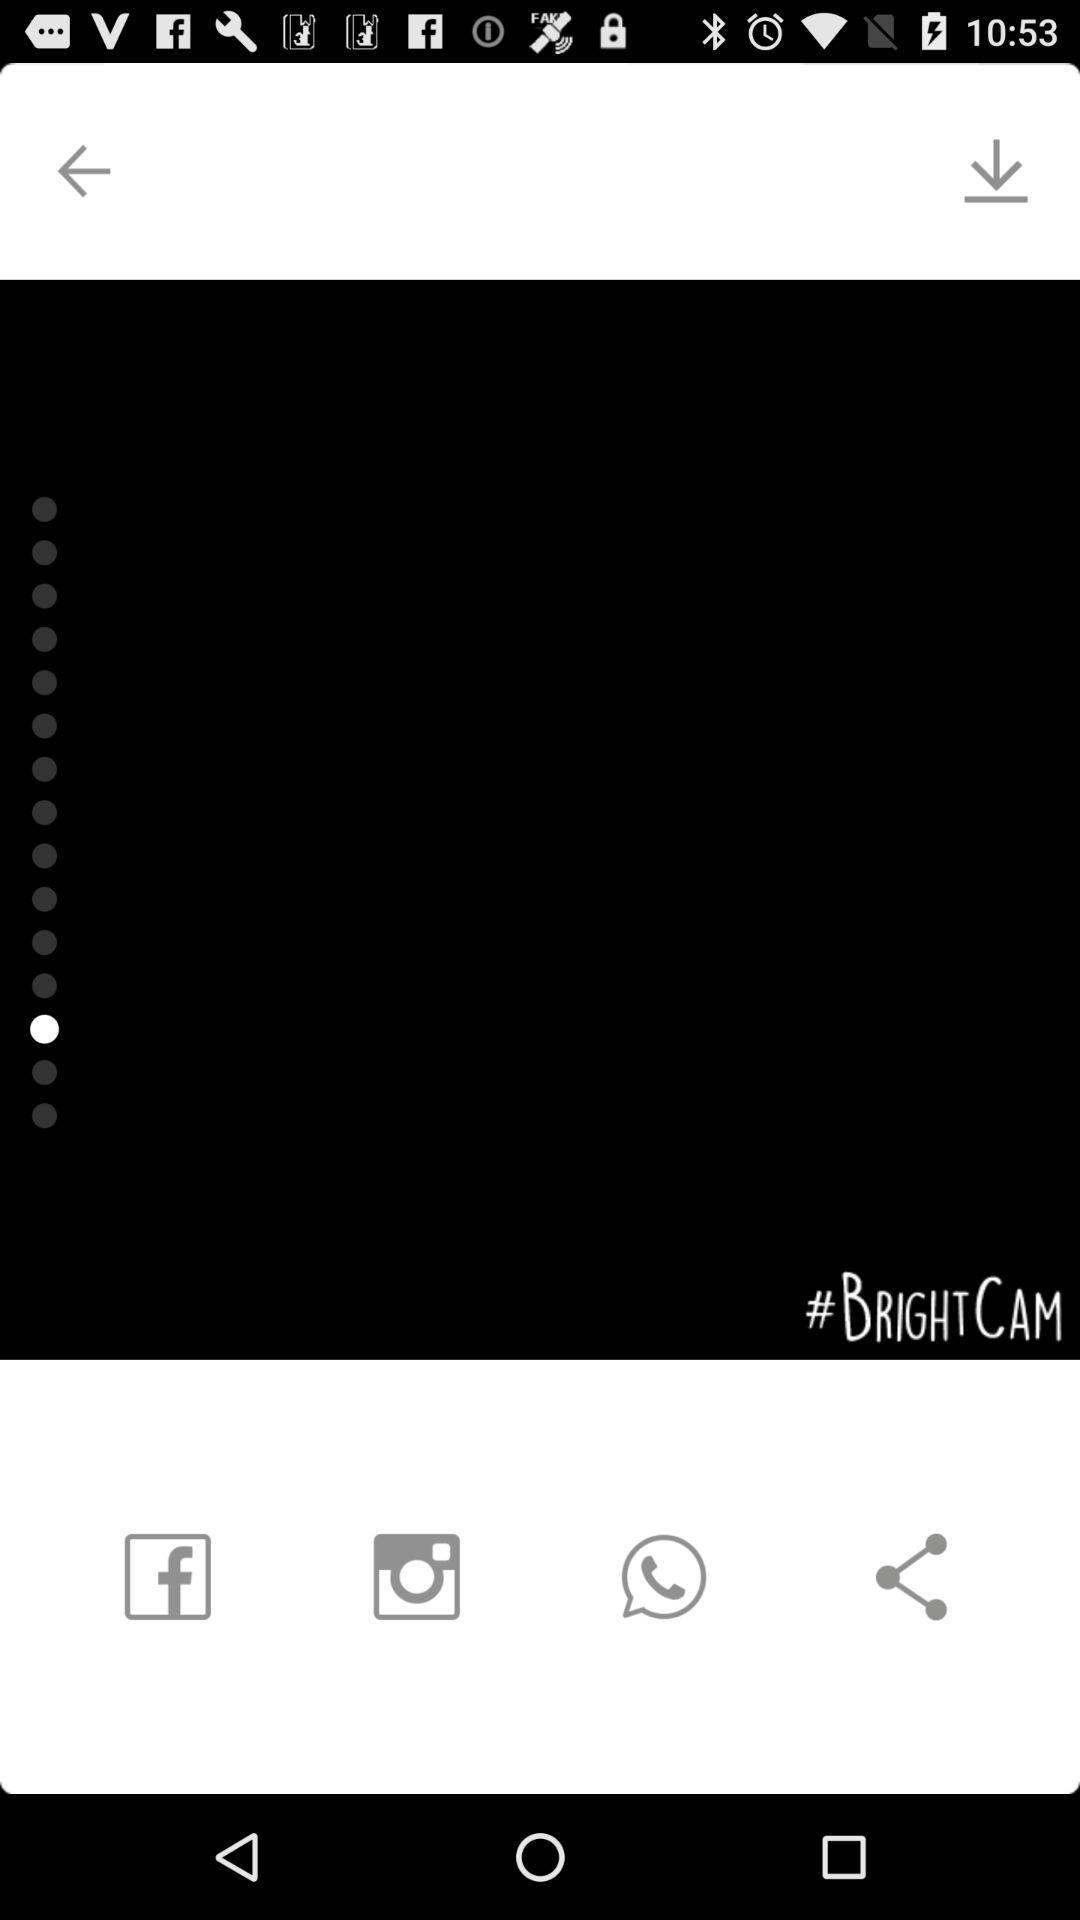 The image size is (1080, 1920). Describe the element at coordinates (165, 1686) in the screenshot. I see `the facebook icon` at that location.